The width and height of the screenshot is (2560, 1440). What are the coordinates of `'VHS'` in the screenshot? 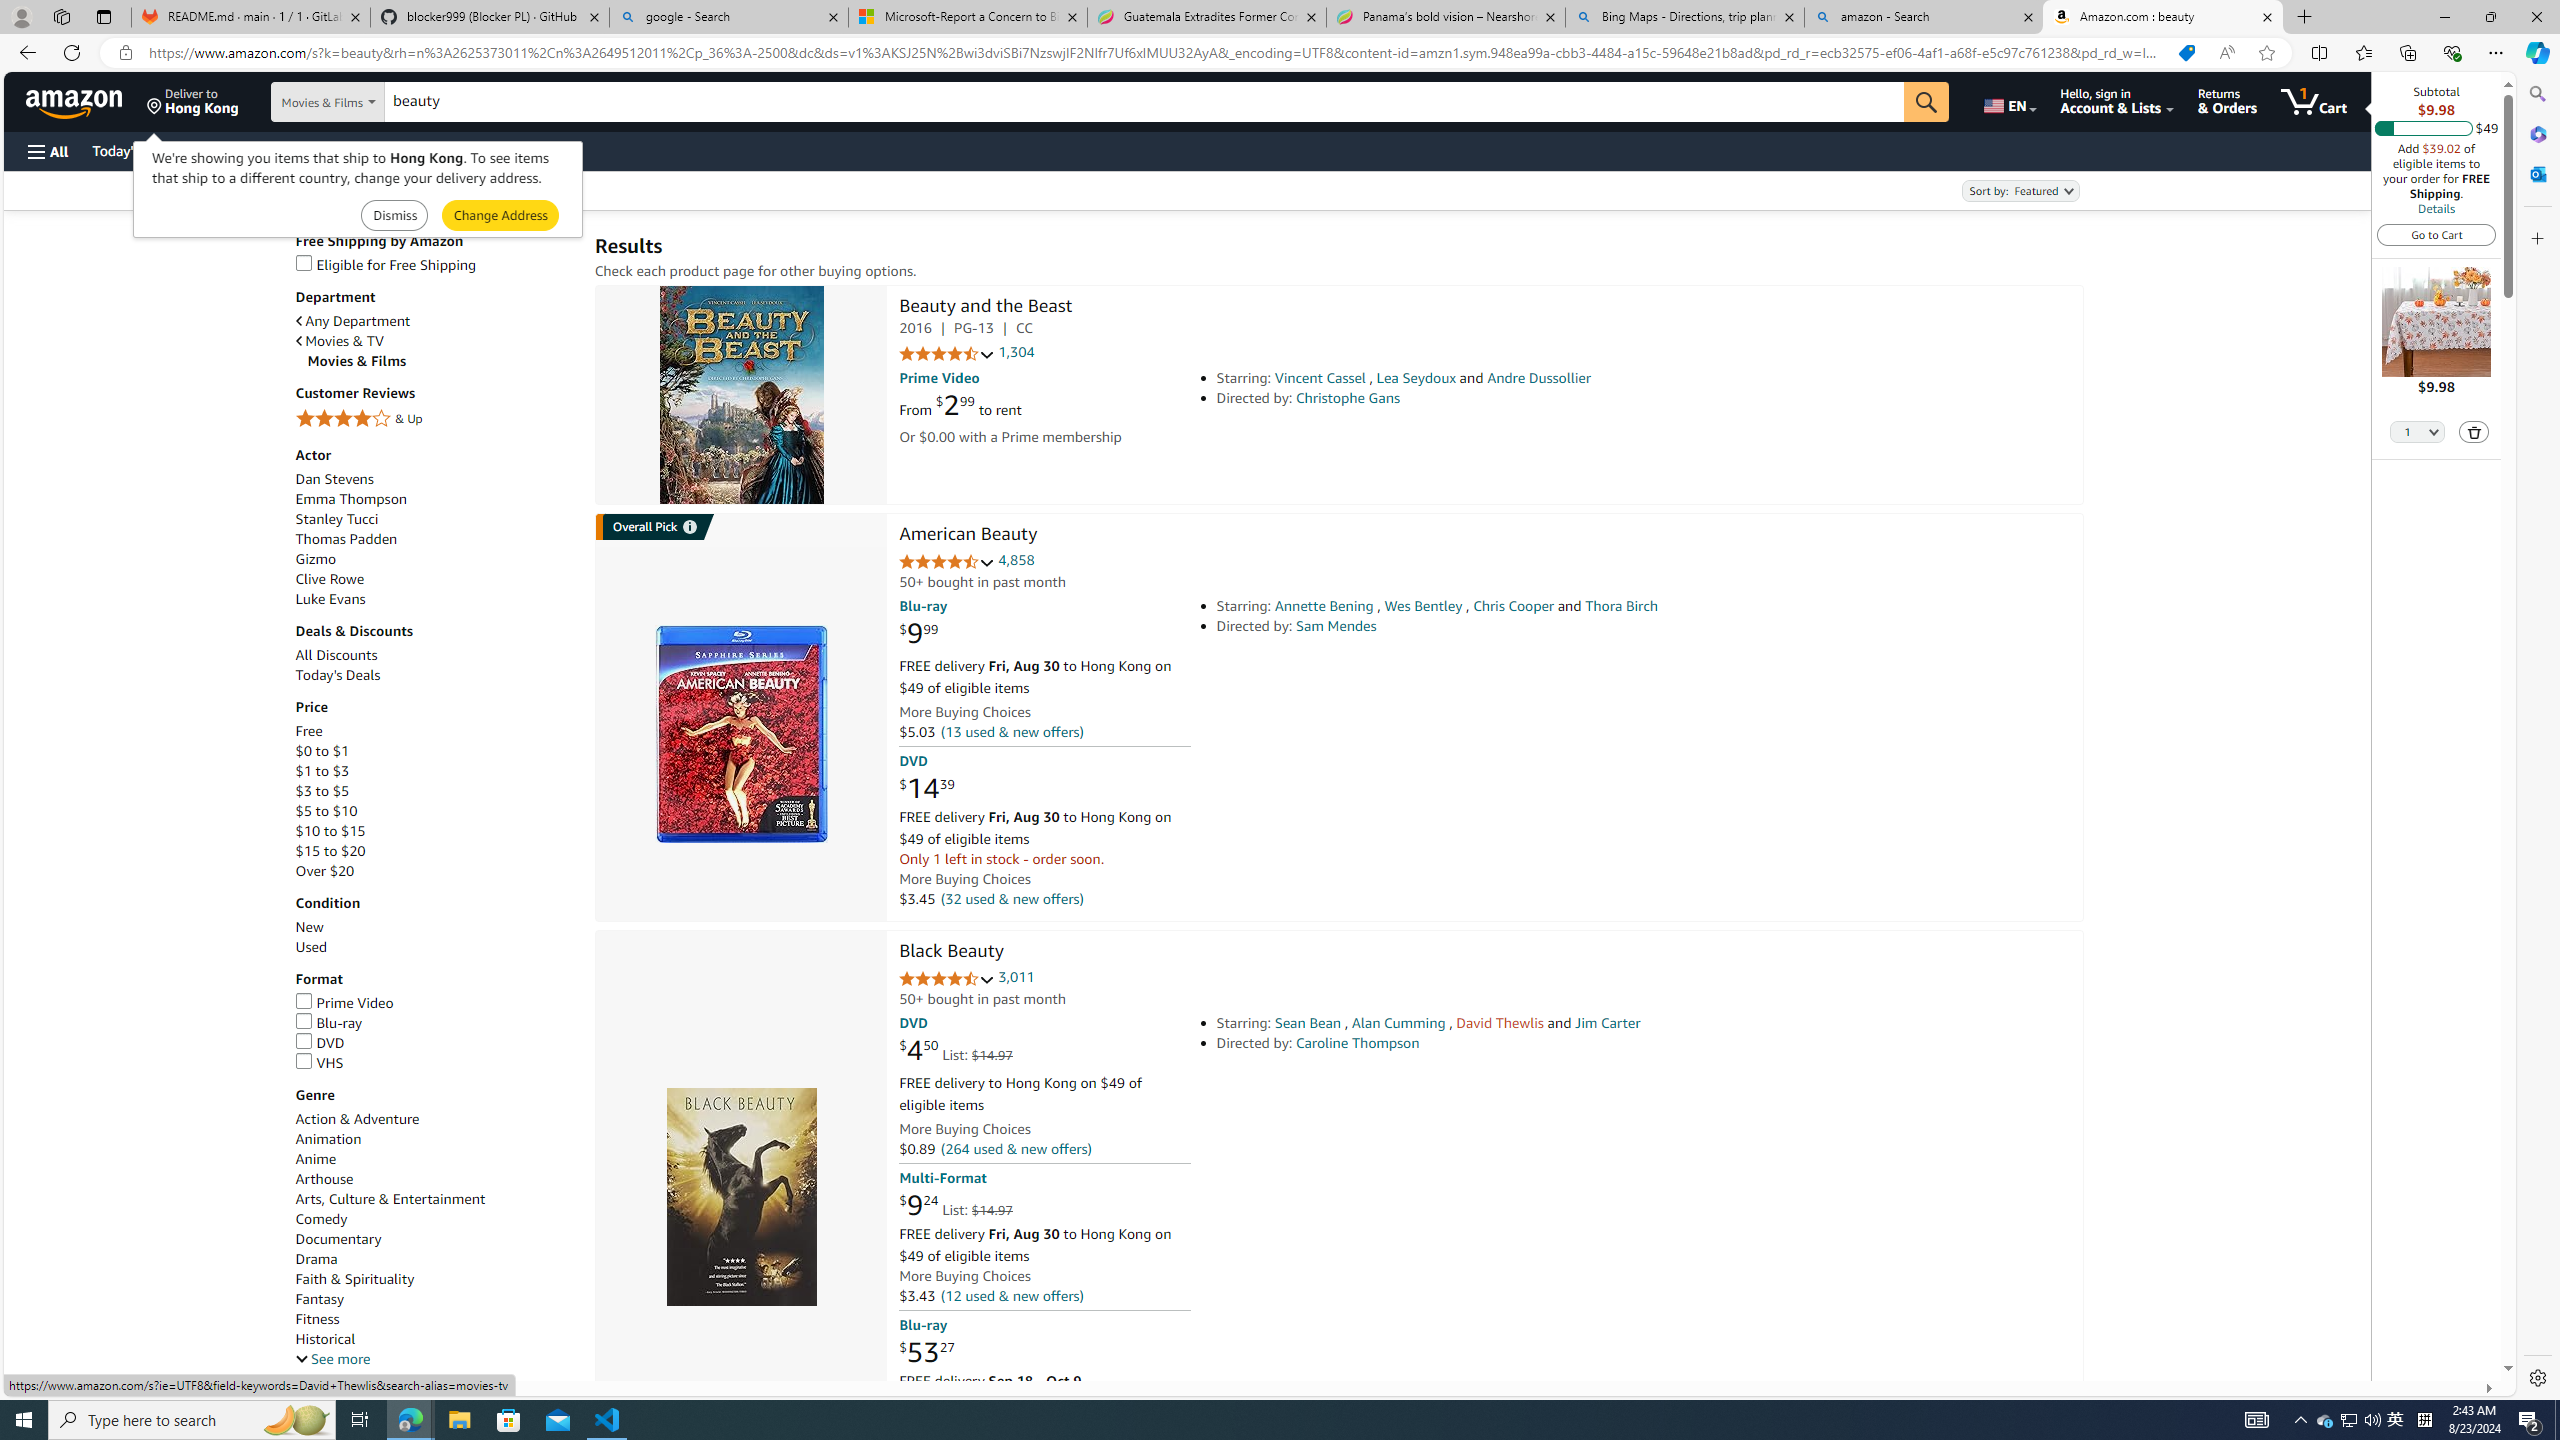 It's located at (317, 1061).